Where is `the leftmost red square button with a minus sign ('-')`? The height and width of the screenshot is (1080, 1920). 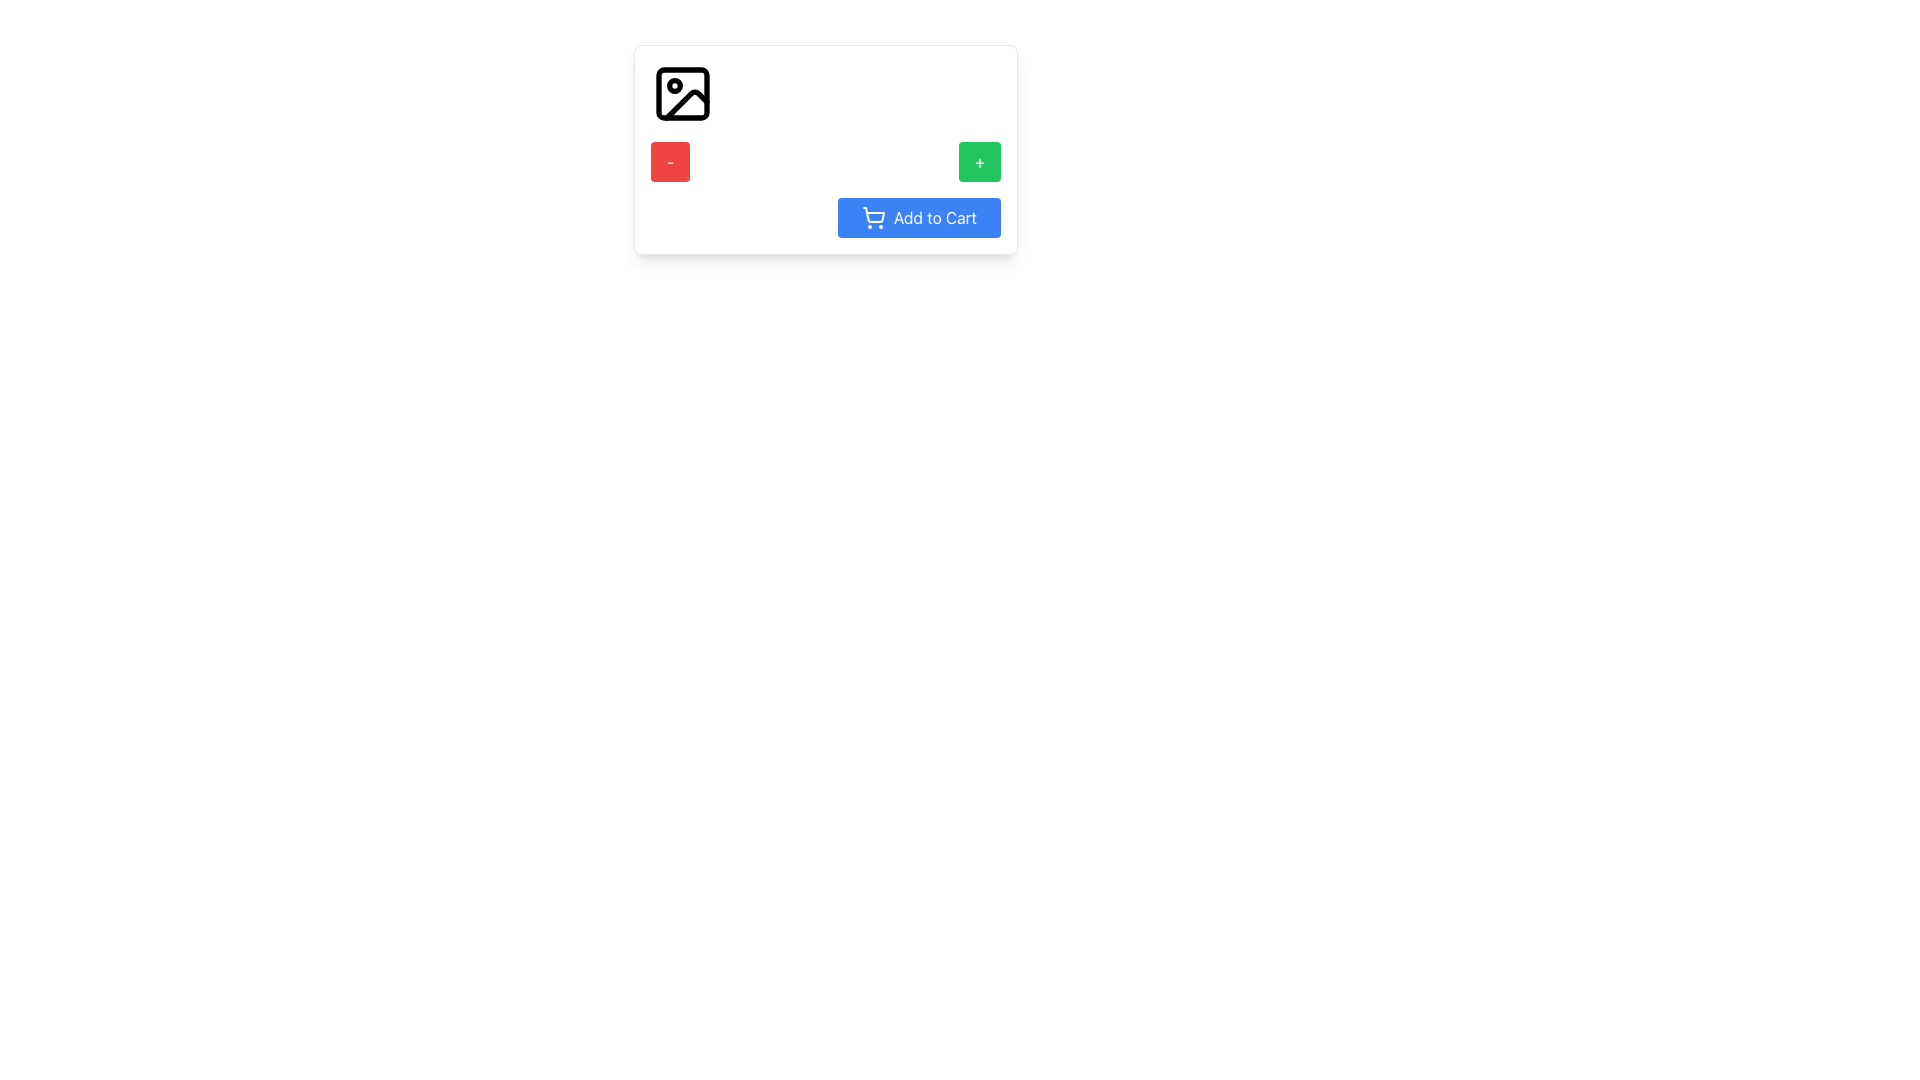 the leftmost red square button with a minus sign ('-') is located at coordinates (670, 161).